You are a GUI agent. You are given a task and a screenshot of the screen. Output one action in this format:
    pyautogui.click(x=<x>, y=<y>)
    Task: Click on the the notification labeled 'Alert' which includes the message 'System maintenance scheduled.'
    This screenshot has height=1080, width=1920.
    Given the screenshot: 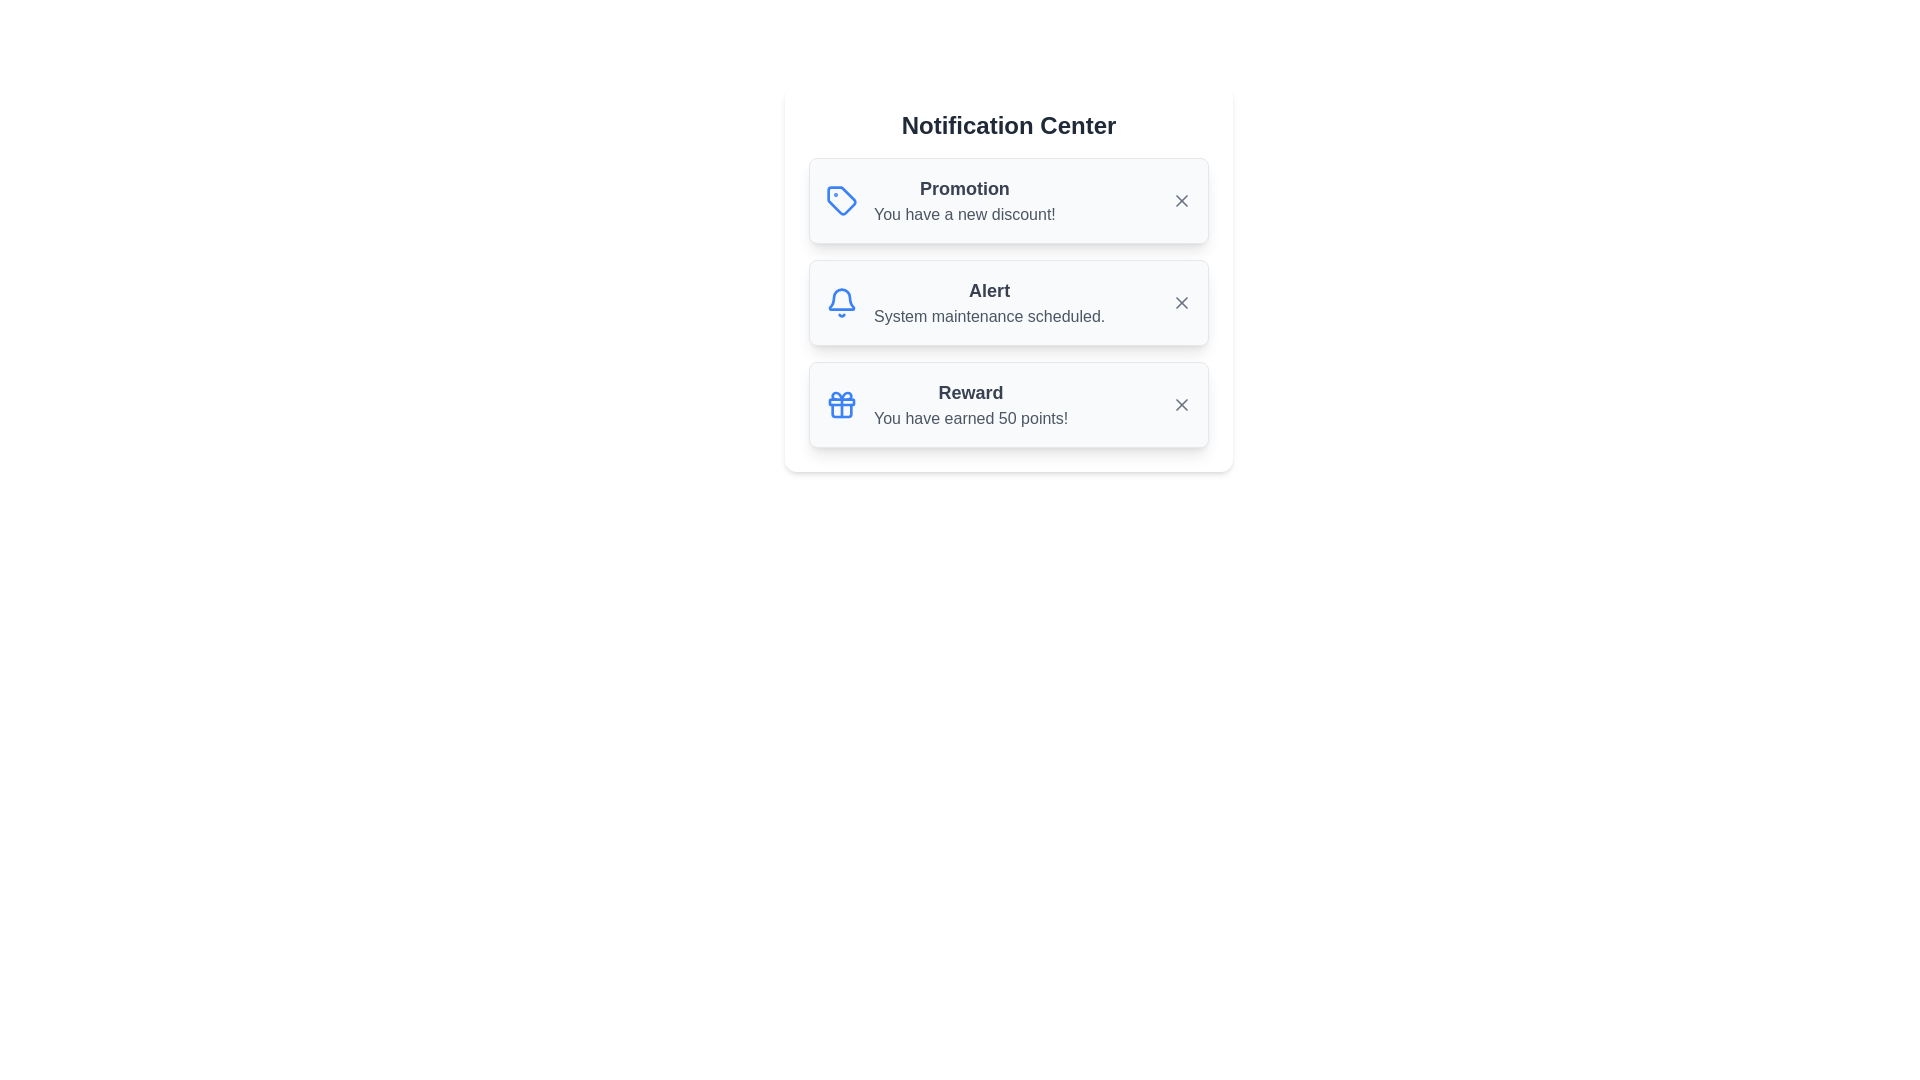 What is the action you would take?
    pyautogui.click(x=1008, y=303)
    